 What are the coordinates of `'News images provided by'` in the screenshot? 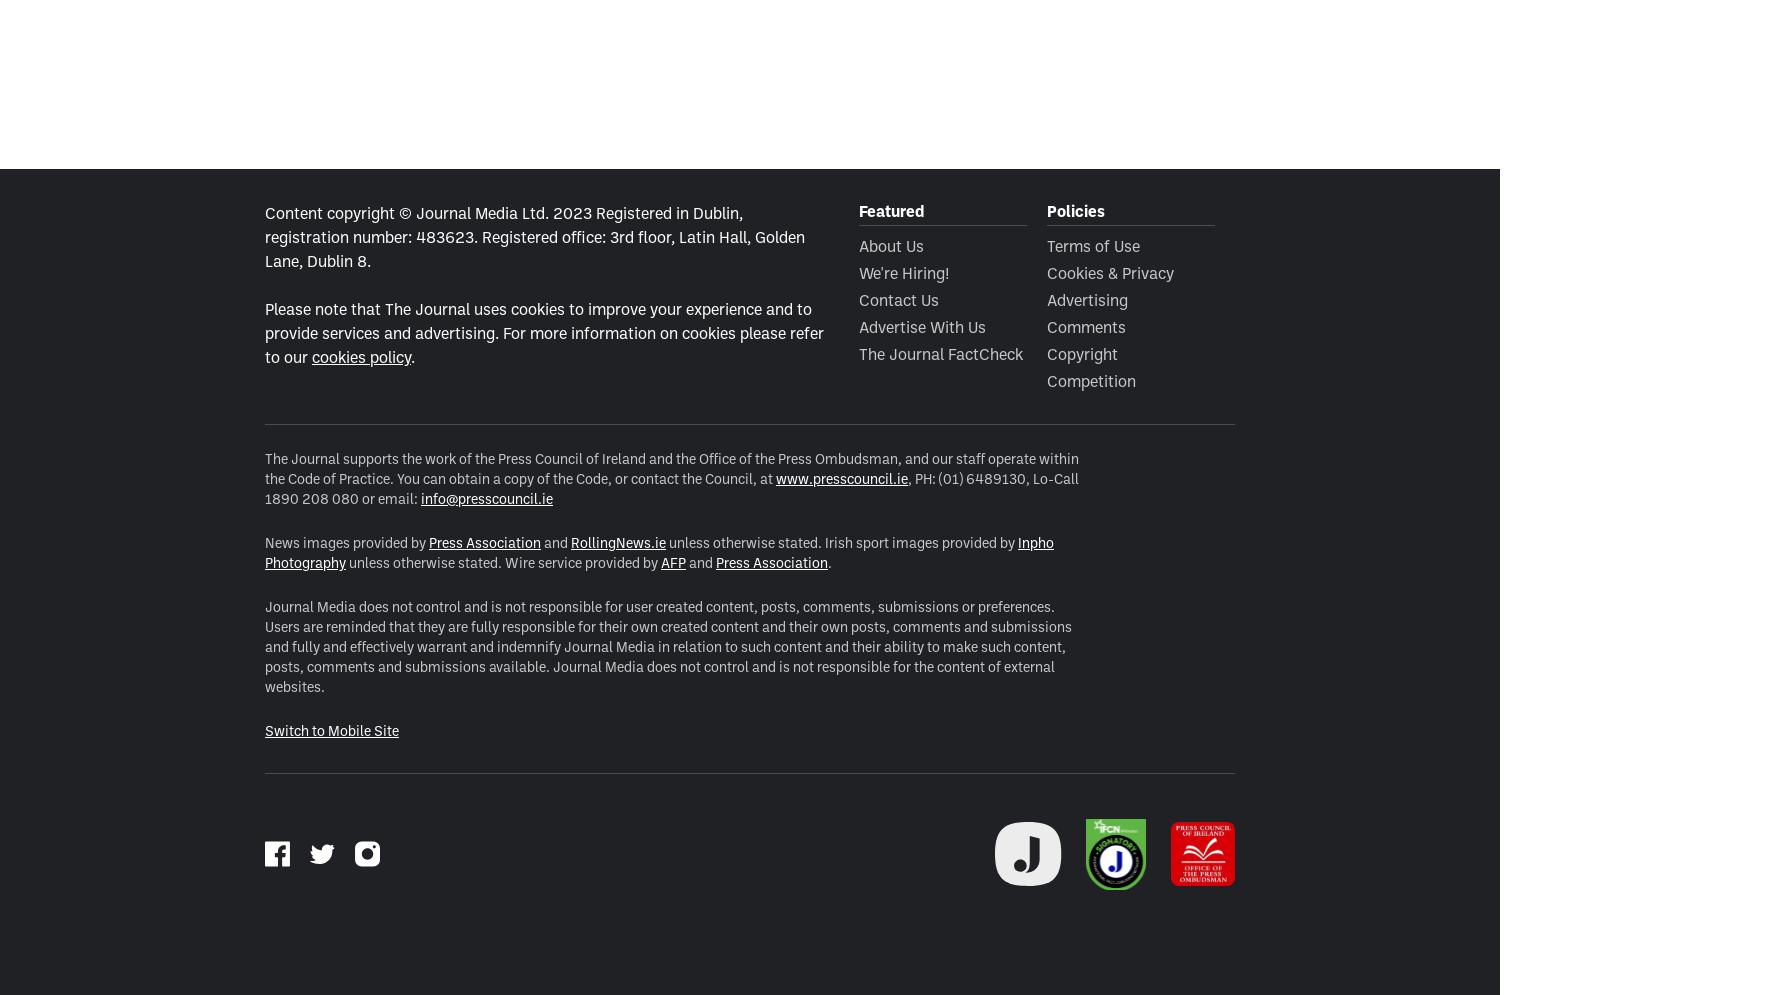 It's located at (345, 541).